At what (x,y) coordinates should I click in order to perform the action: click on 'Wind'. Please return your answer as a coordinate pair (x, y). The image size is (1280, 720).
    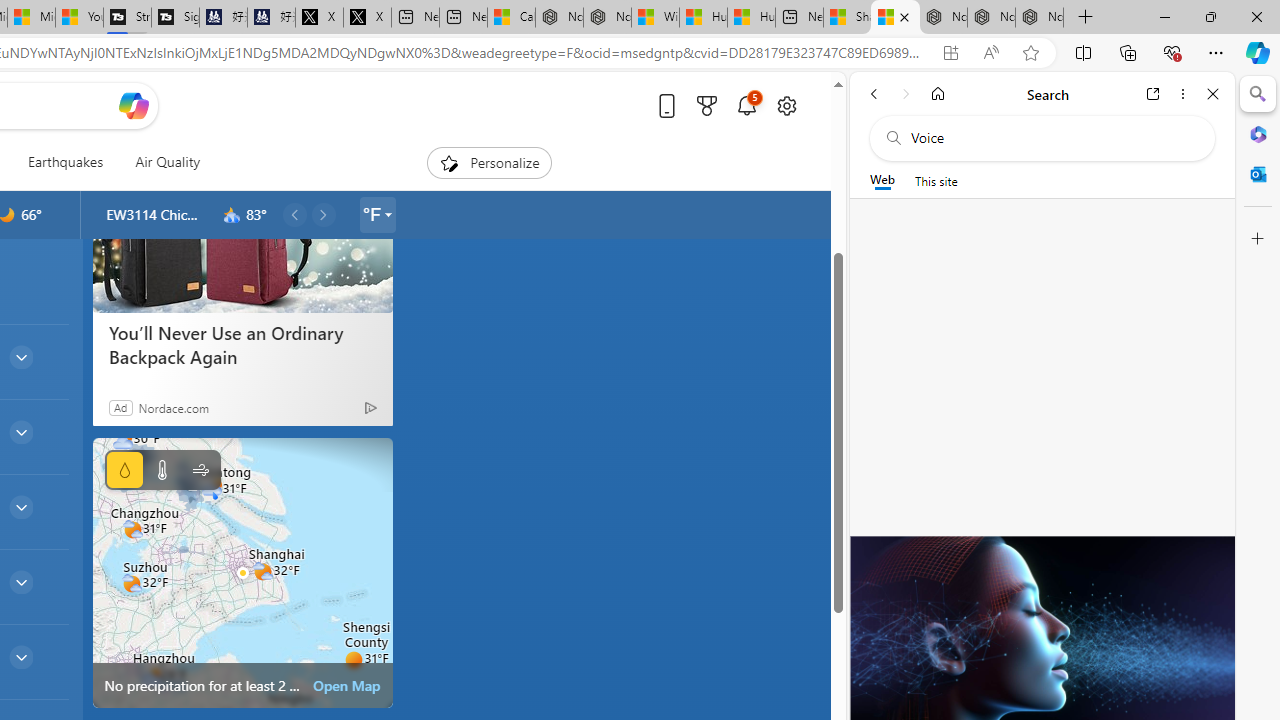
    Looking at the image, I should click on (200, 470).